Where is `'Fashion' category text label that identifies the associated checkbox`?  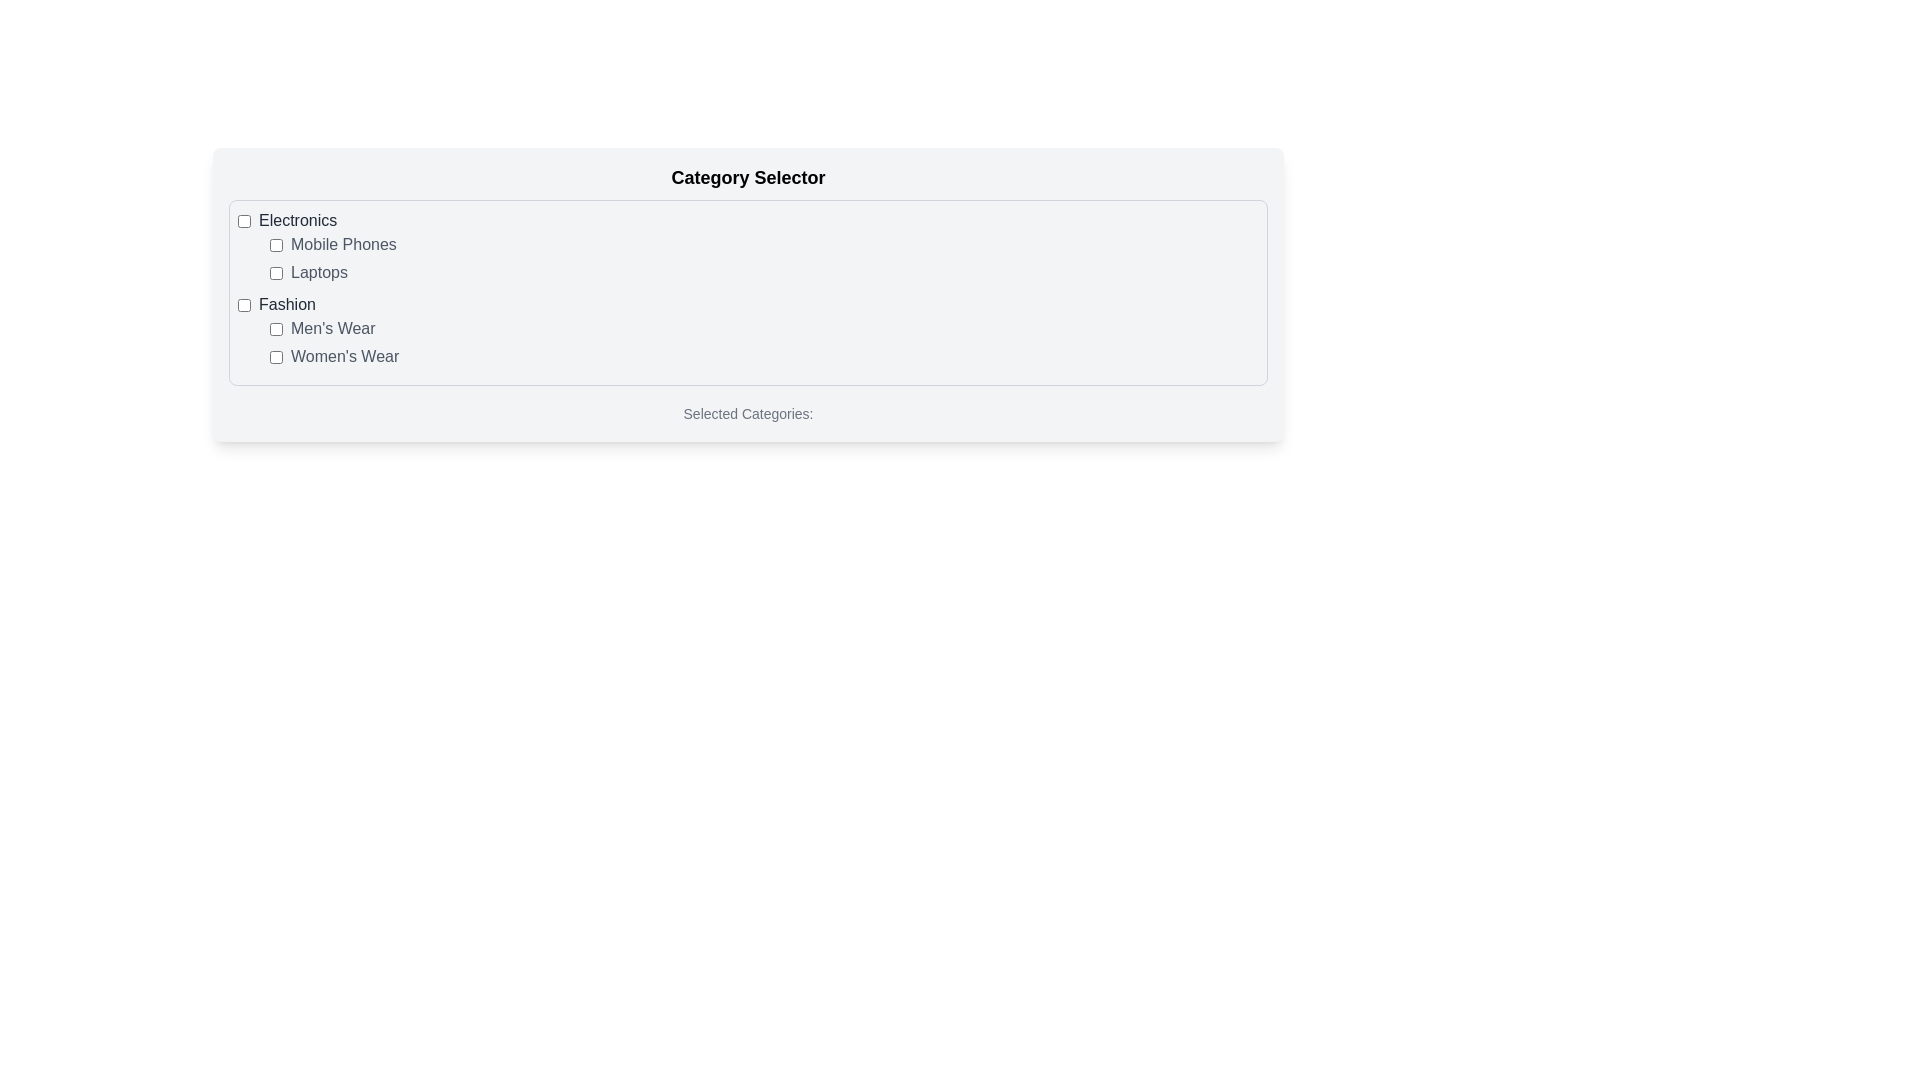 'Fashion' category text label that identifies the associated checkbox is located at coordinates (286, 304).